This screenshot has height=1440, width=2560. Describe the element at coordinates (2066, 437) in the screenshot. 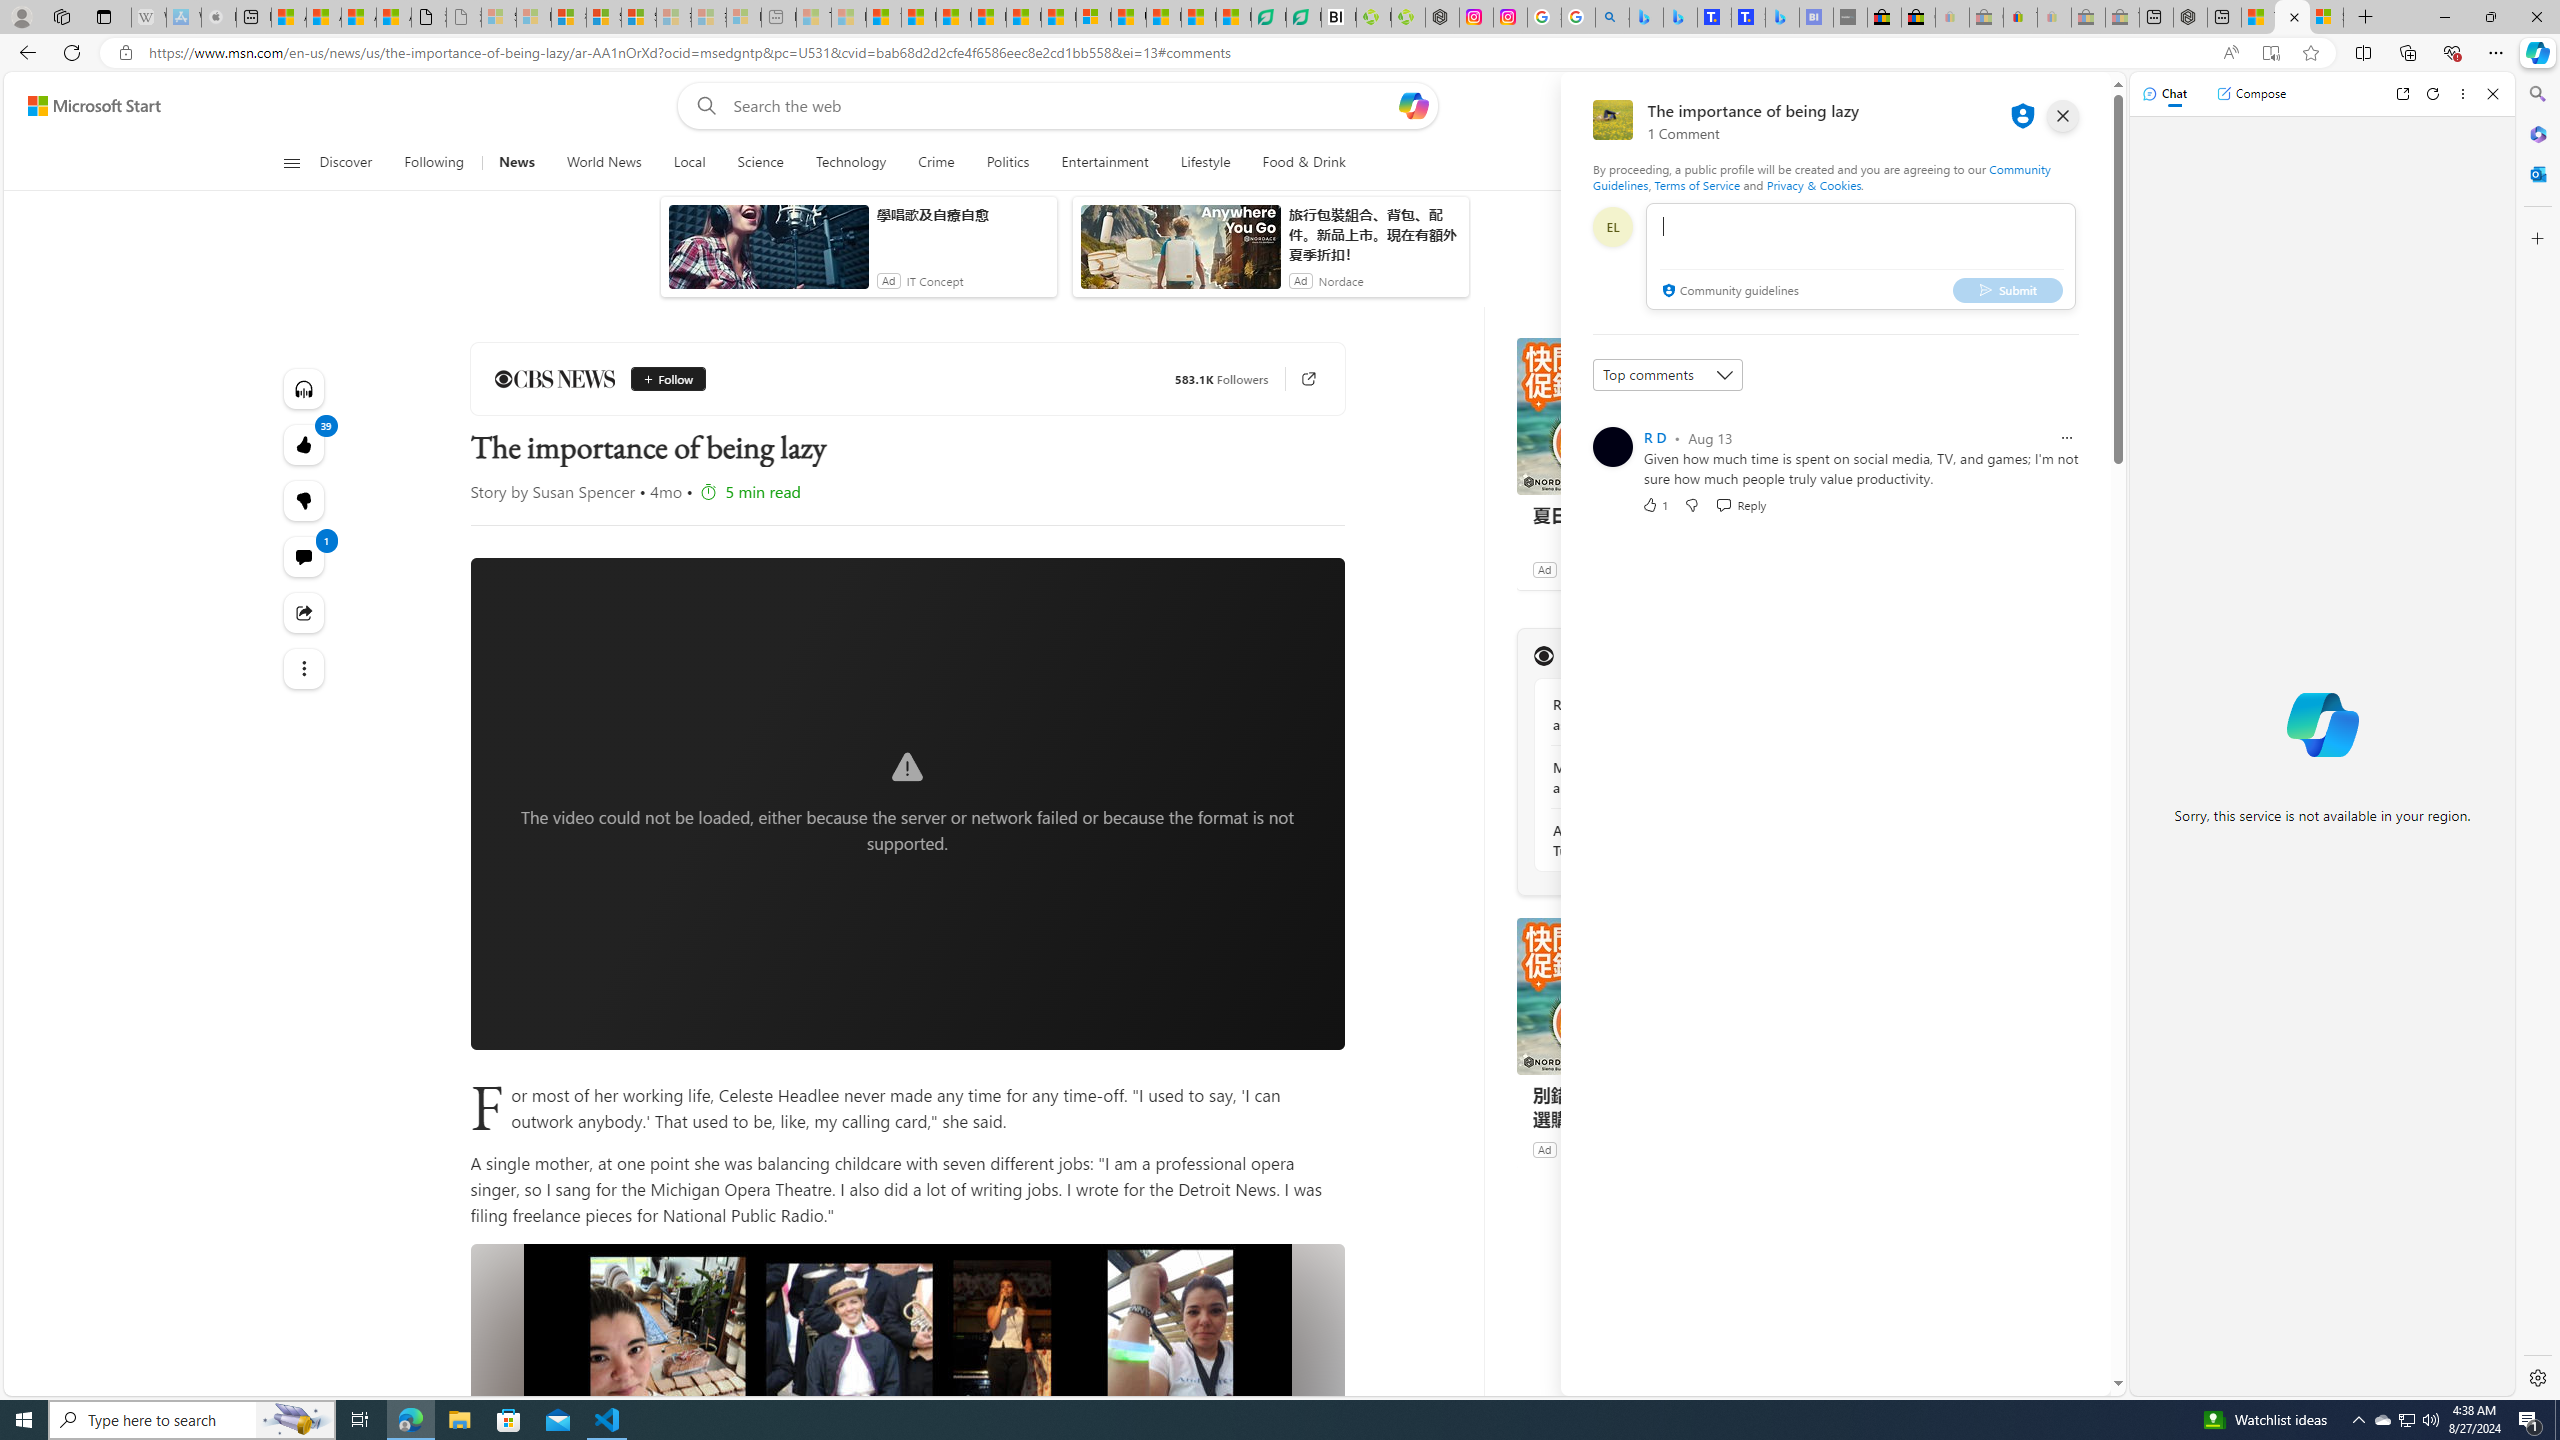

I see `'Report comment'` at that location.